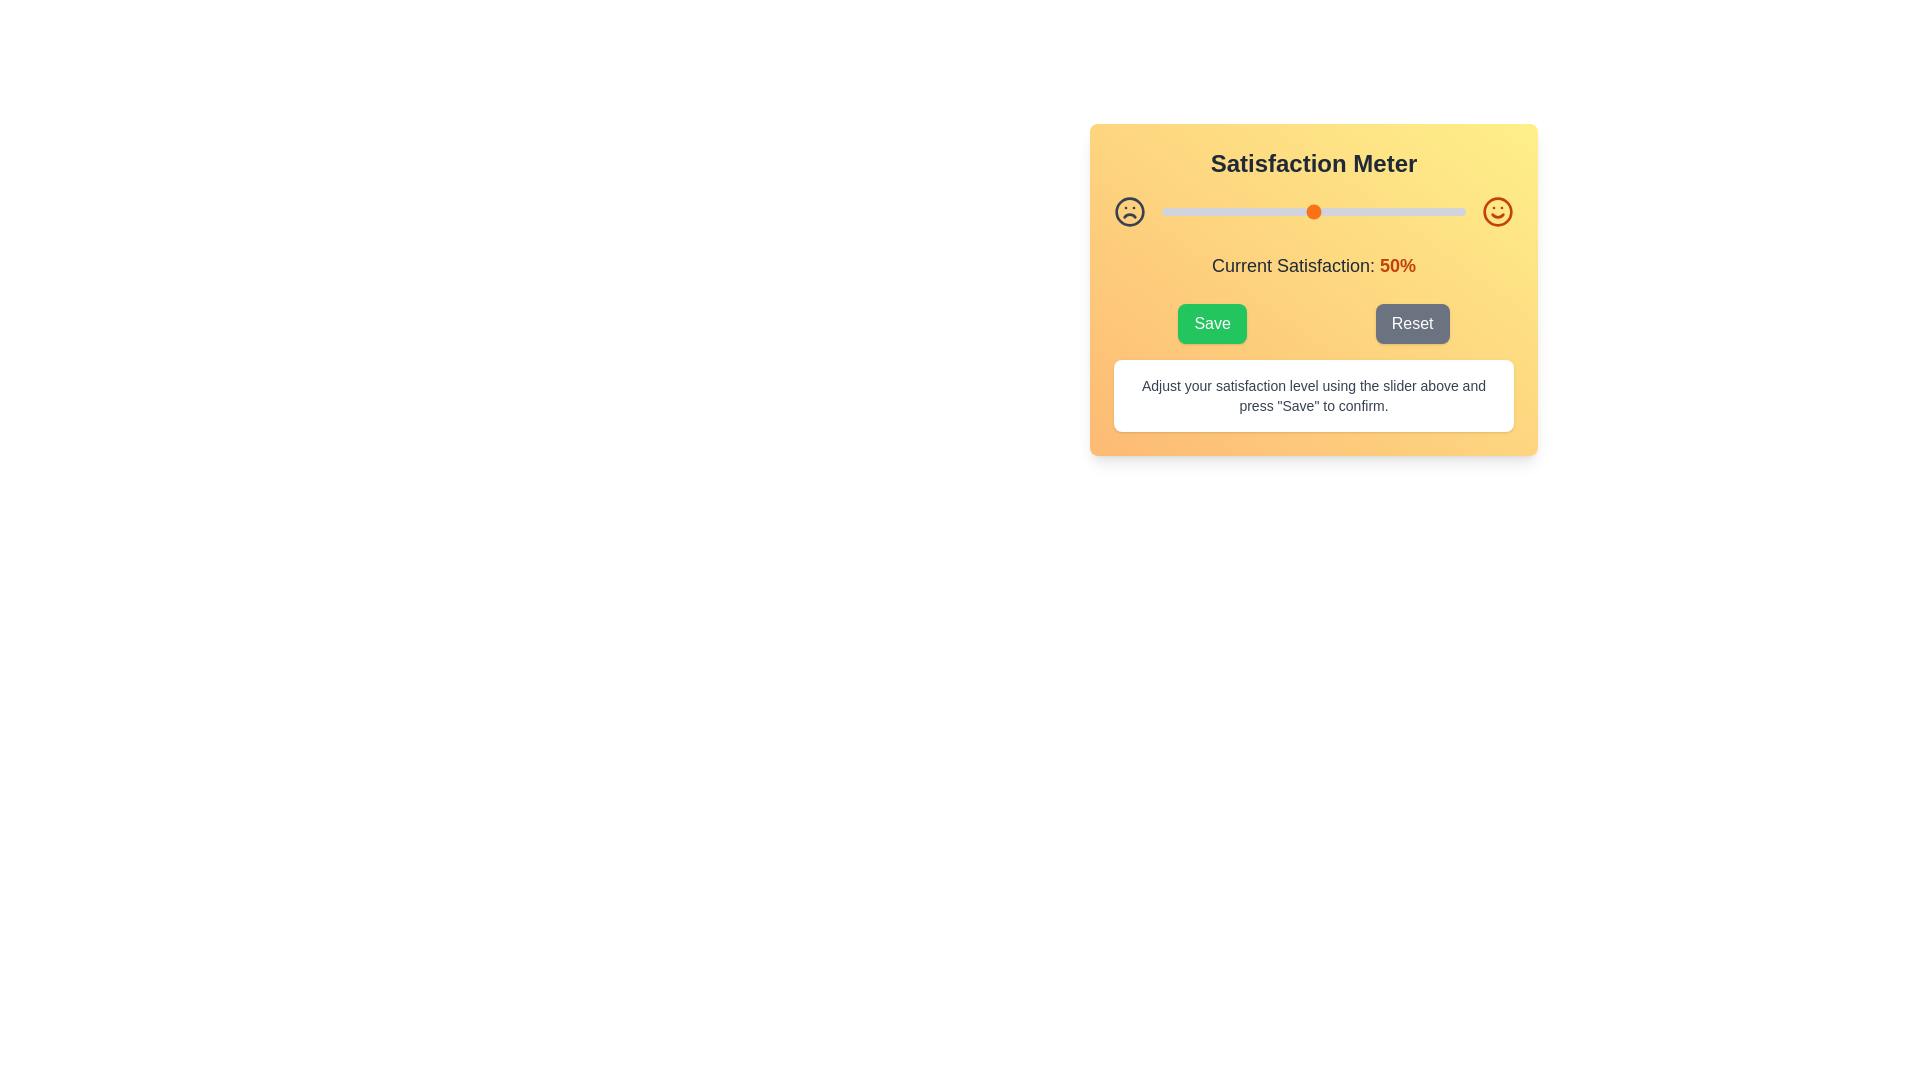  What do you see at coordinates (1203, 212) in the screenshot?
I see `the satisfaction level to 14% by moving the slider` at bounding box center [1203, 212].